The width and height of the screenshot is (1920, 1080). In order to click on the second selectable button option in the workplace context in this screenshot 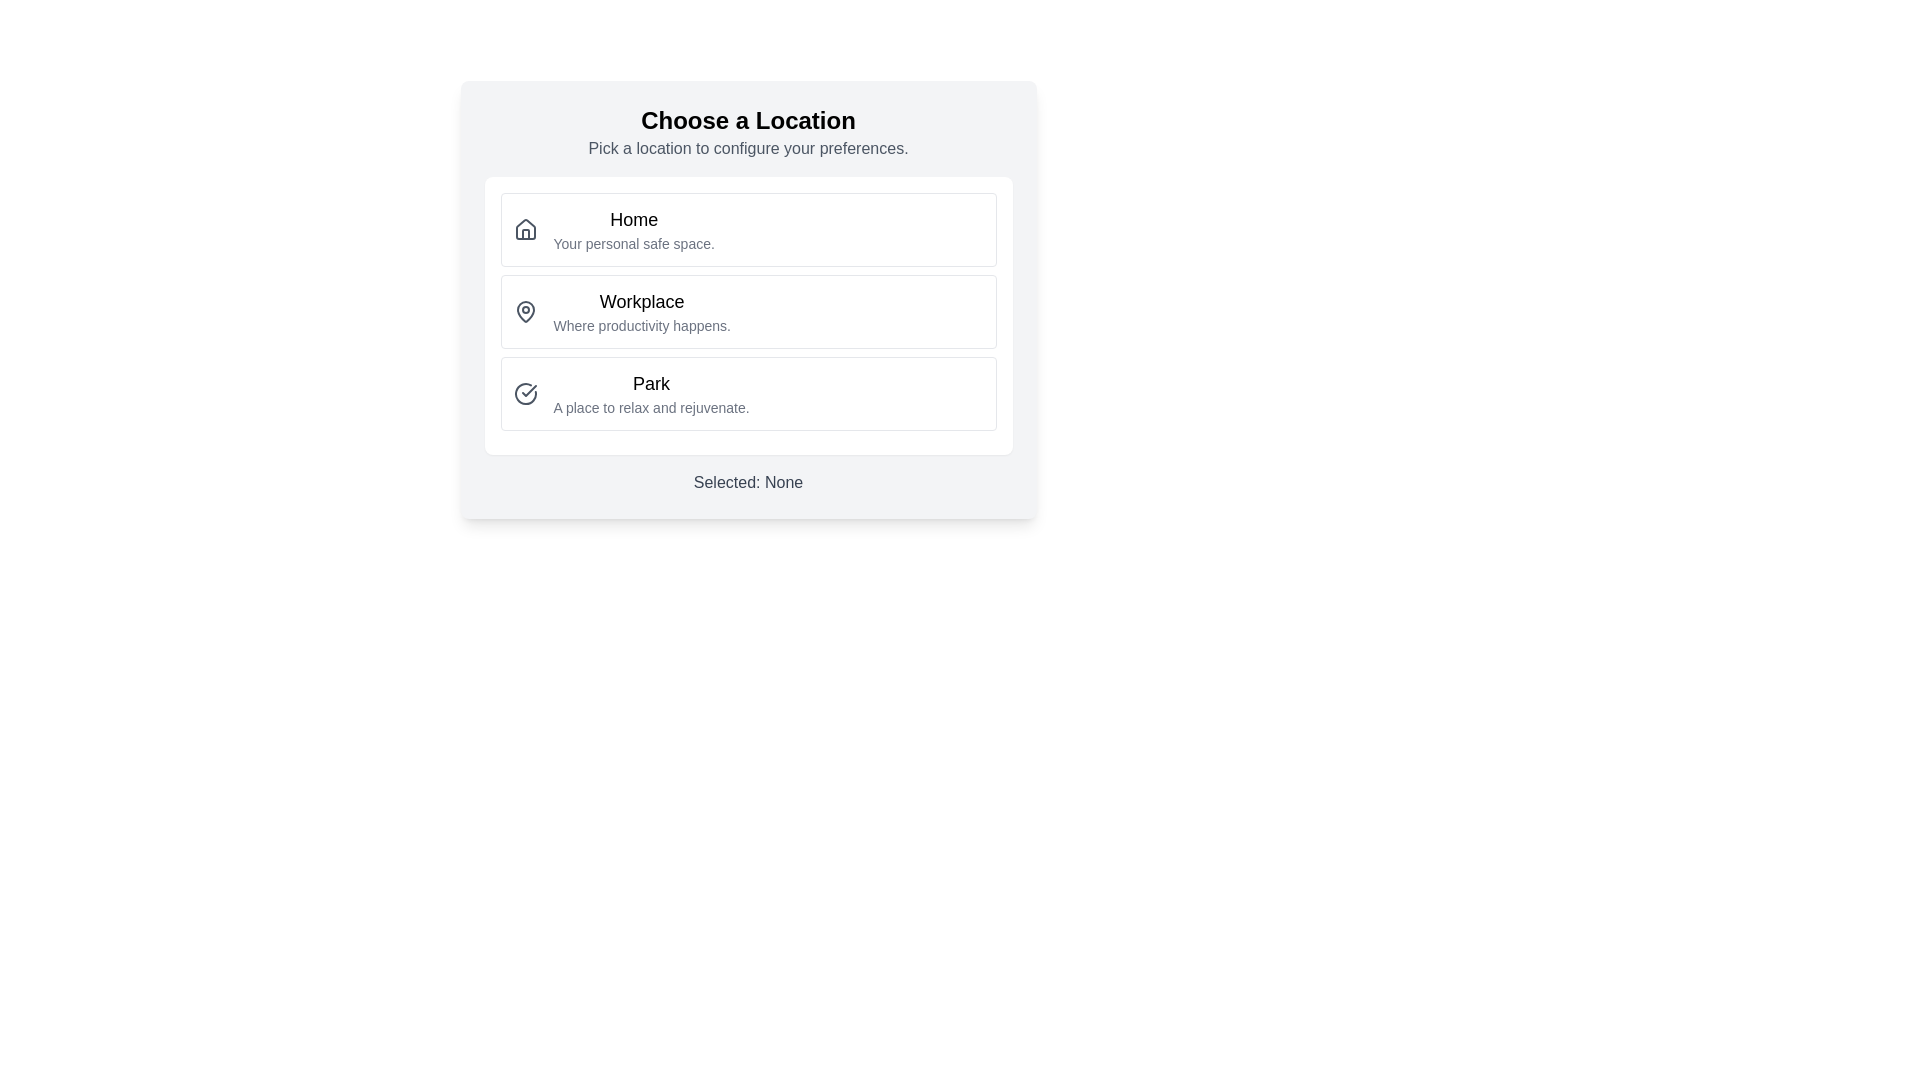, I will do `click(747, 312)`.